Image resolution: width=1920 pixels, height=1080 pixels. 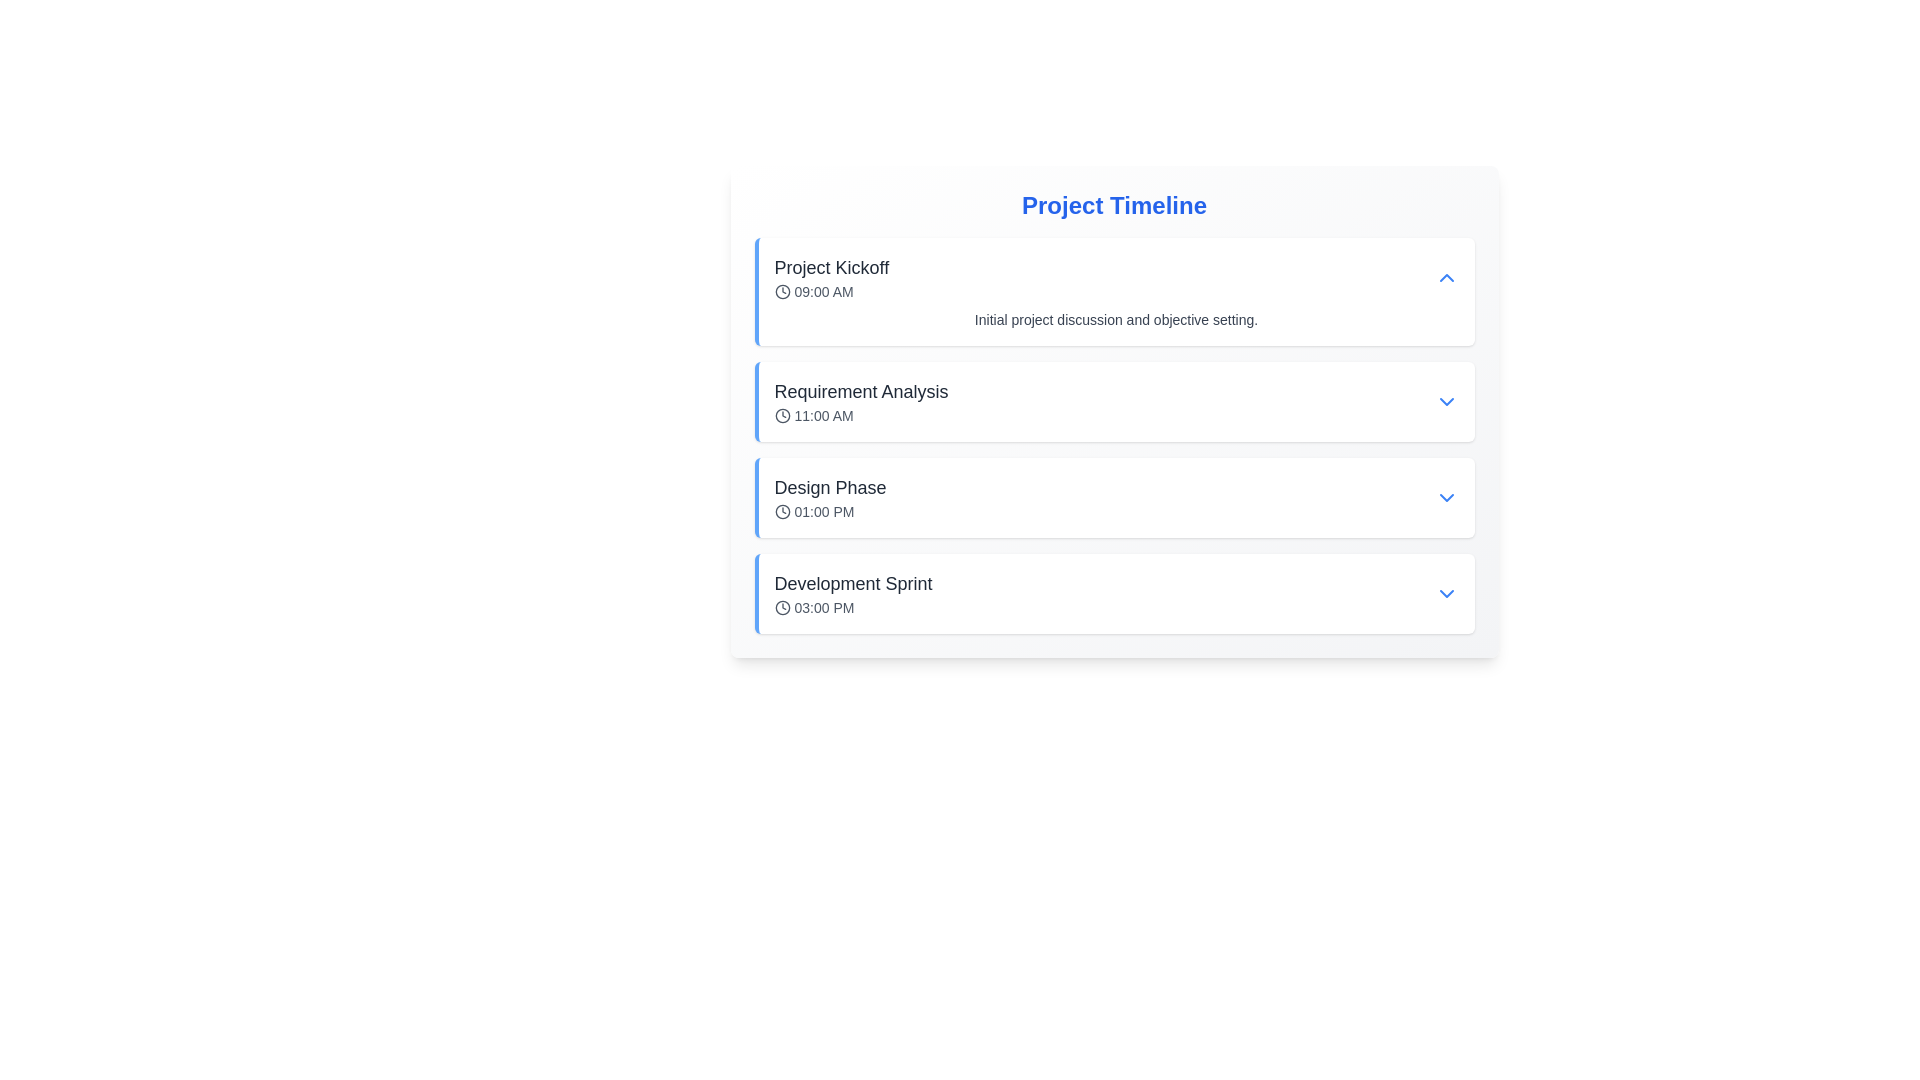 I want to click on the 'Project Kickoff' timeline entry element, which is the first entry in the timeline section, providing details about an event scheduled at 09:00 AM, so click(x=831, y=277).